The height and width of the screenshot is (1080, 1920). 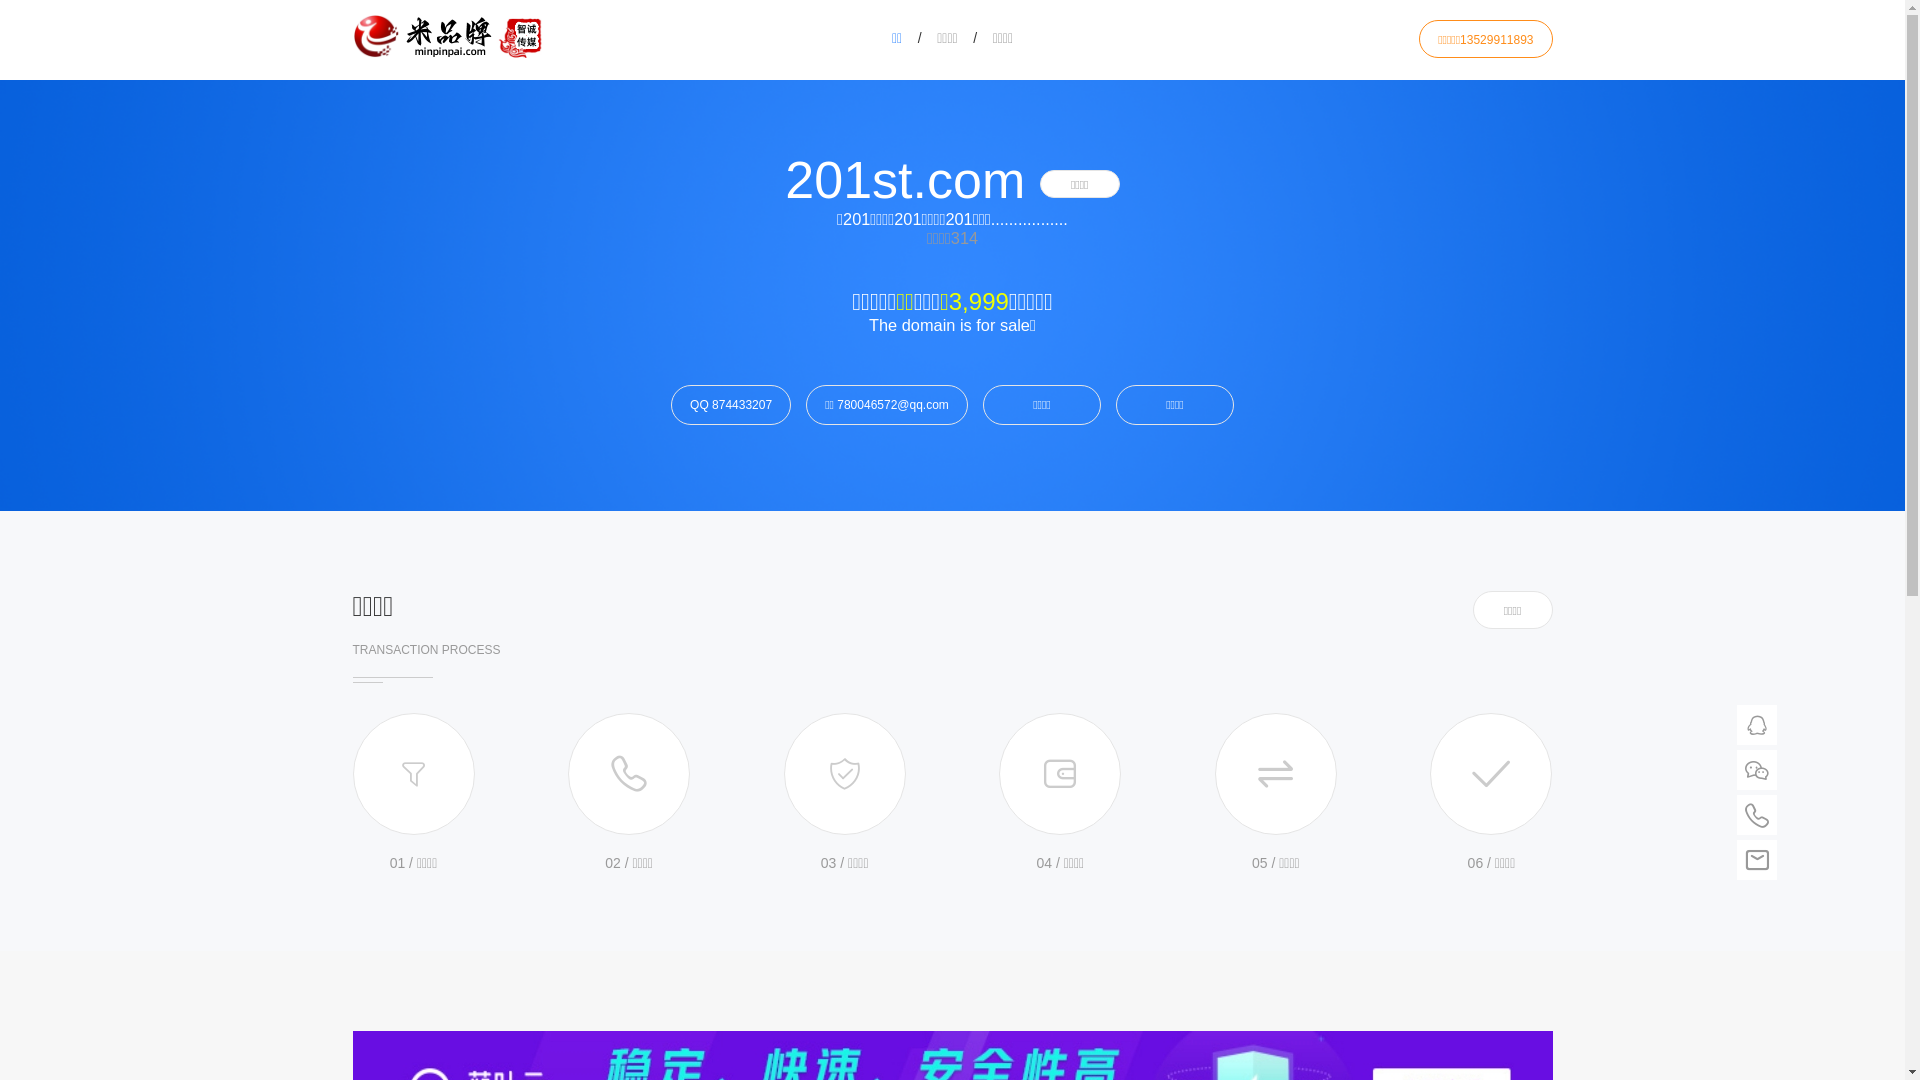 I want to click on 'QQ 874433207', so click(x=729, y=405).